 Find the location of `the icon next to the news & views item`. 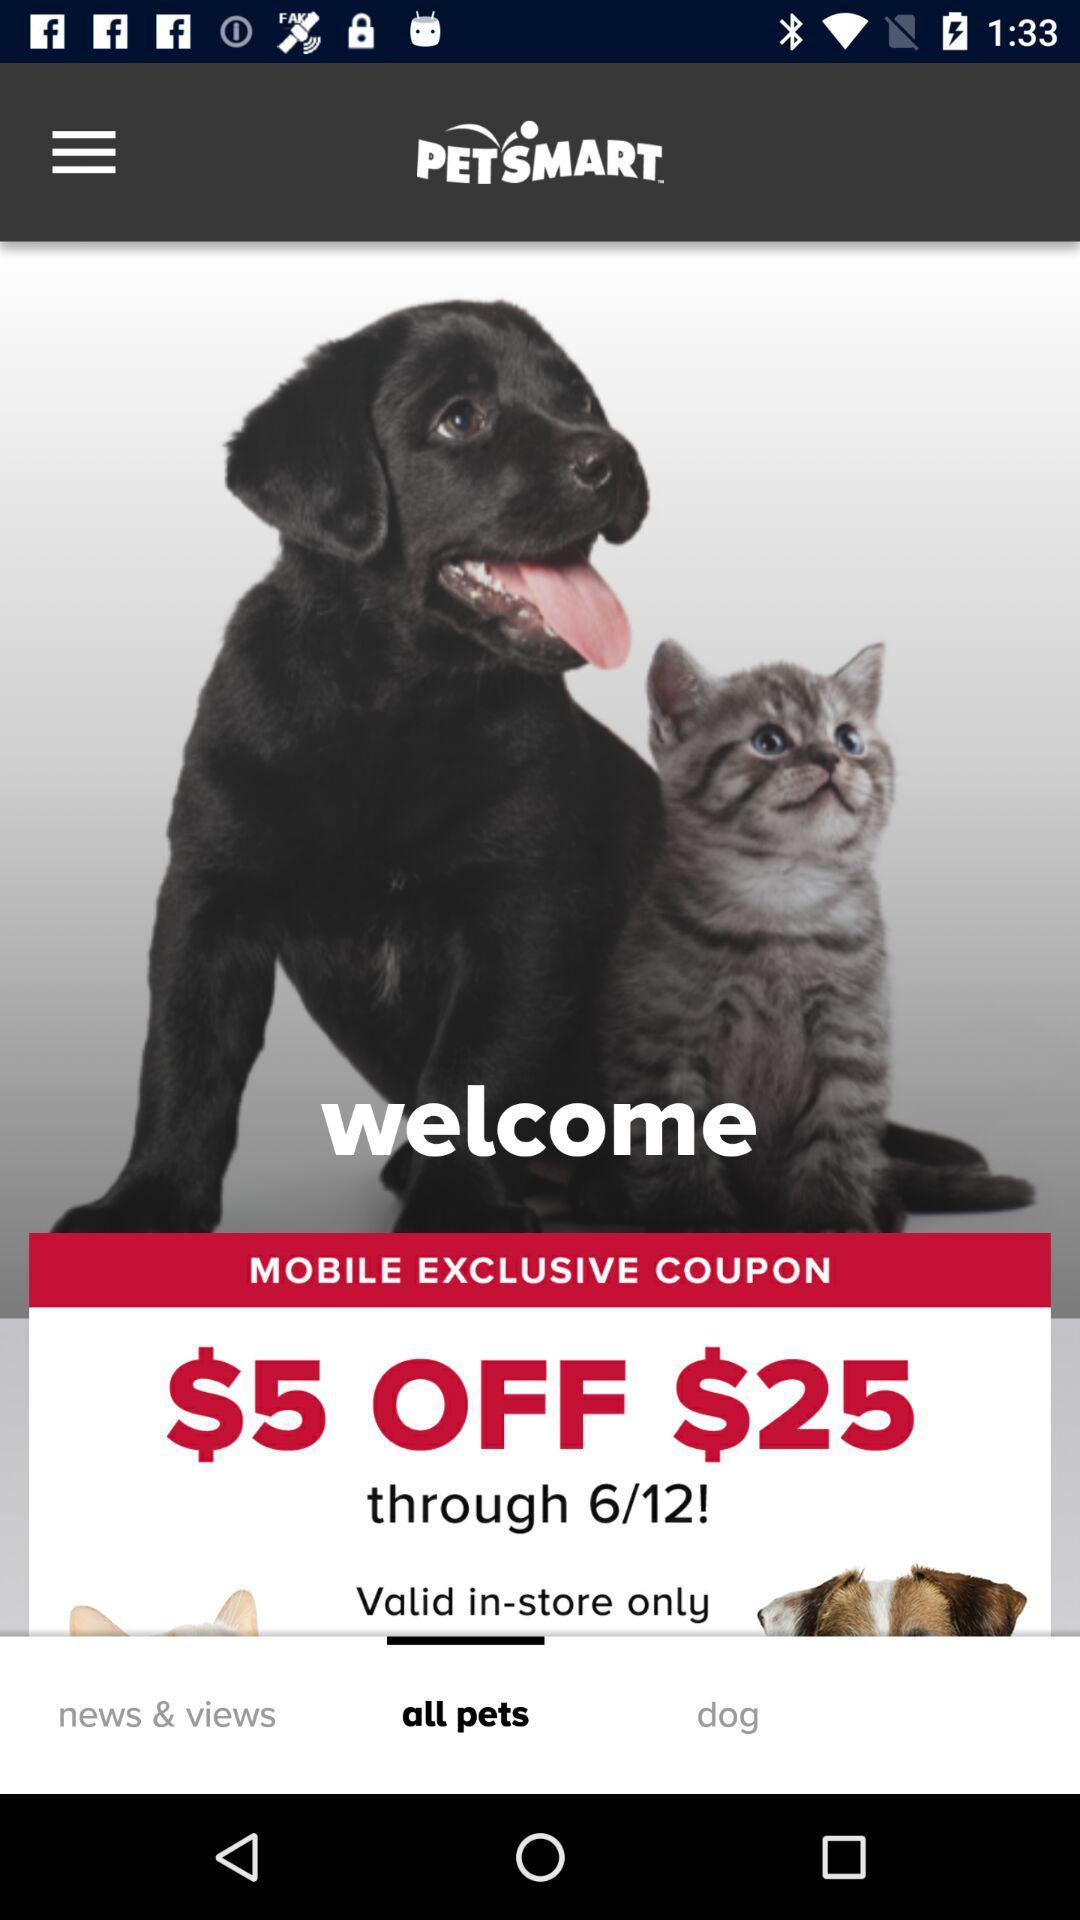

the icon next to the news & views item is located at coordinates (465, 1714).